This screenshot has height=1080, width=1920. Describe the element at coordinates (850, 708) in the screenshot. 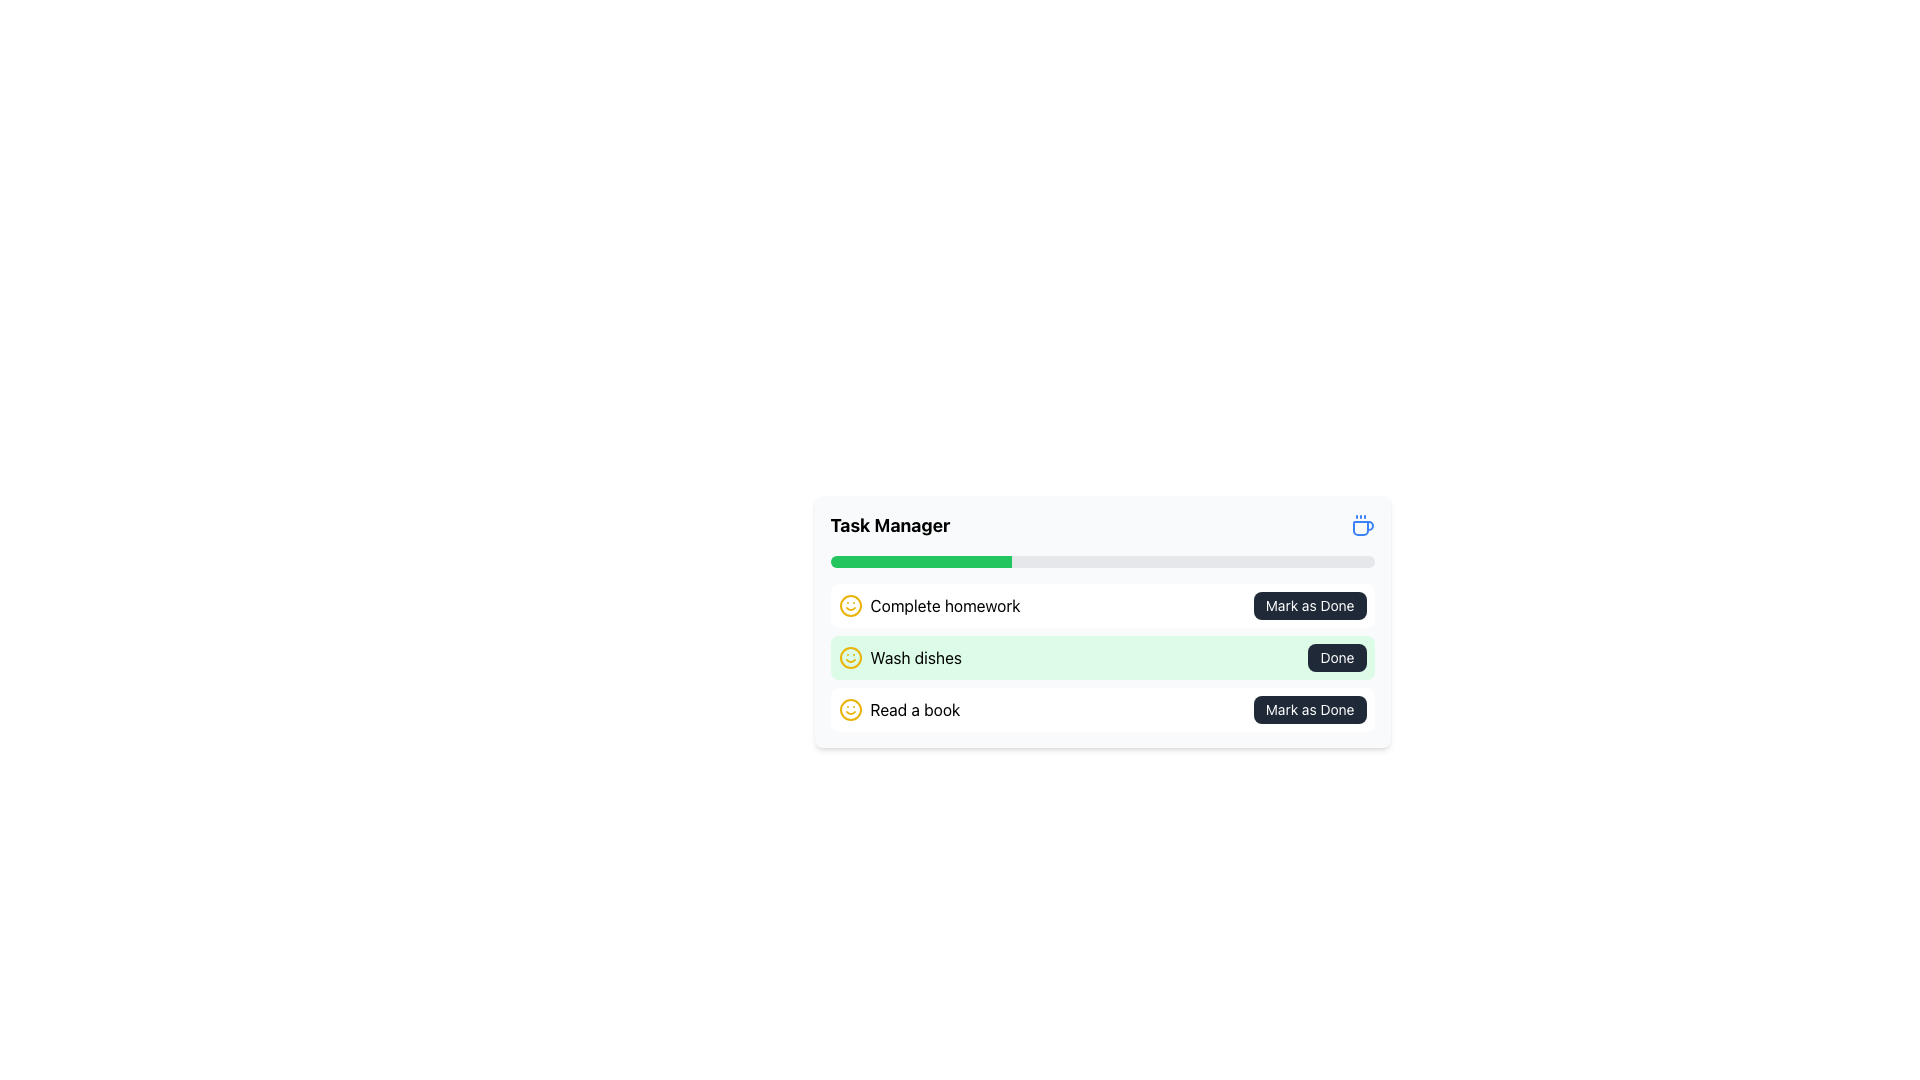

I see `the yellow smiley face icon located to the left of the text 'Read a book'` at that location.